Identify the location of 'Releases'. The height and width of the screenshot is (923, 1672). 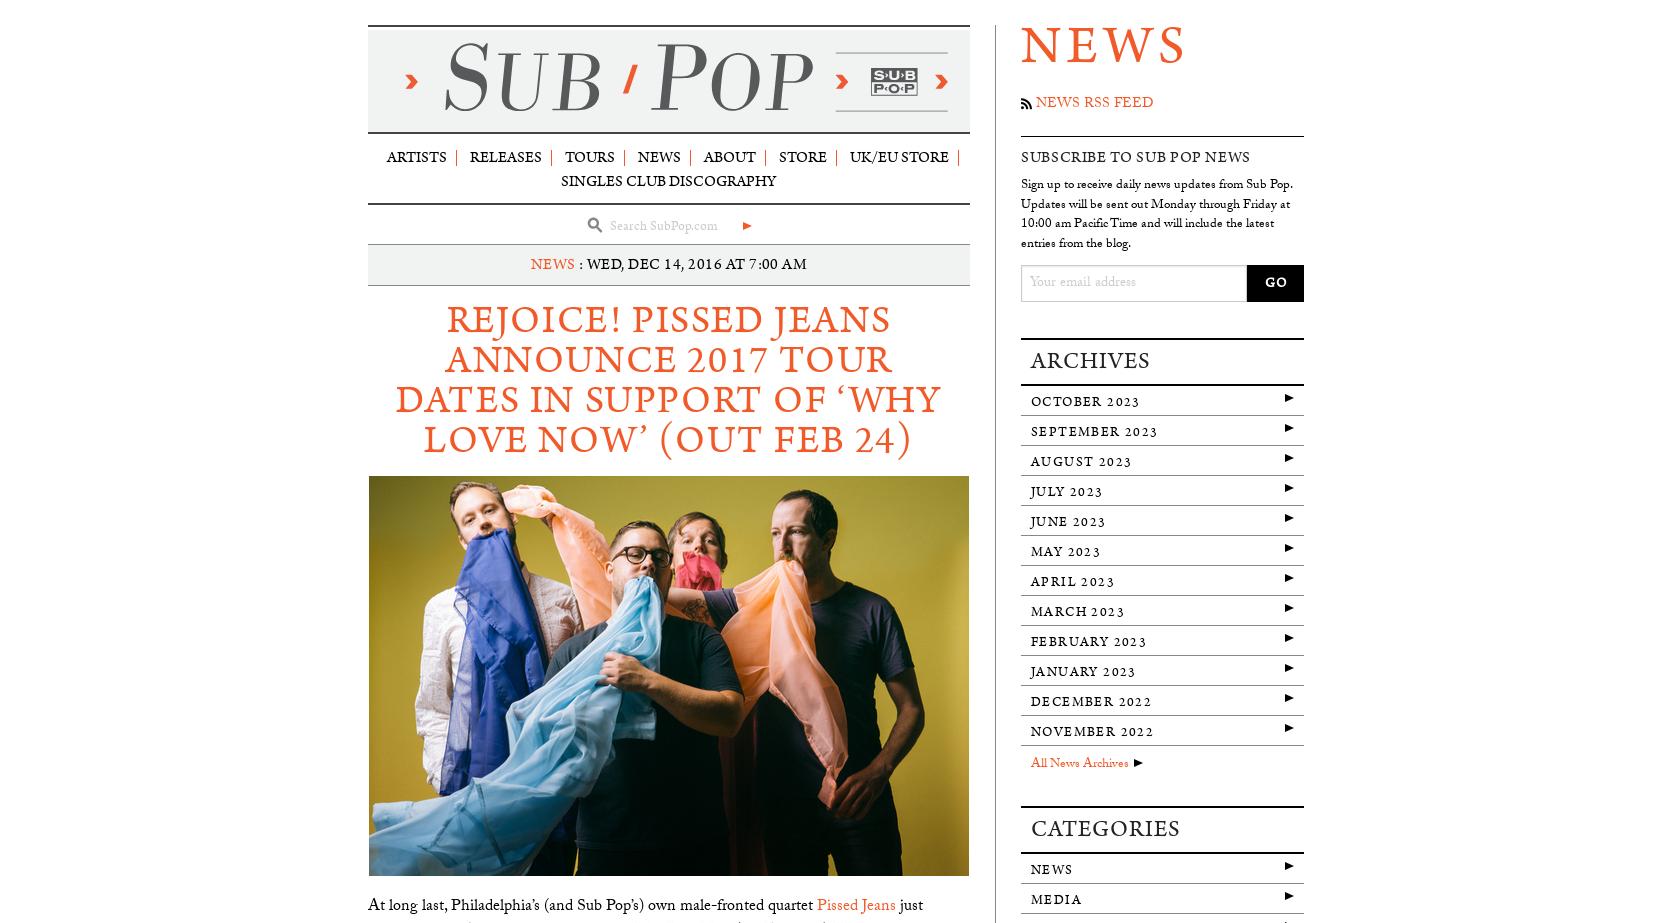
(505, 156).